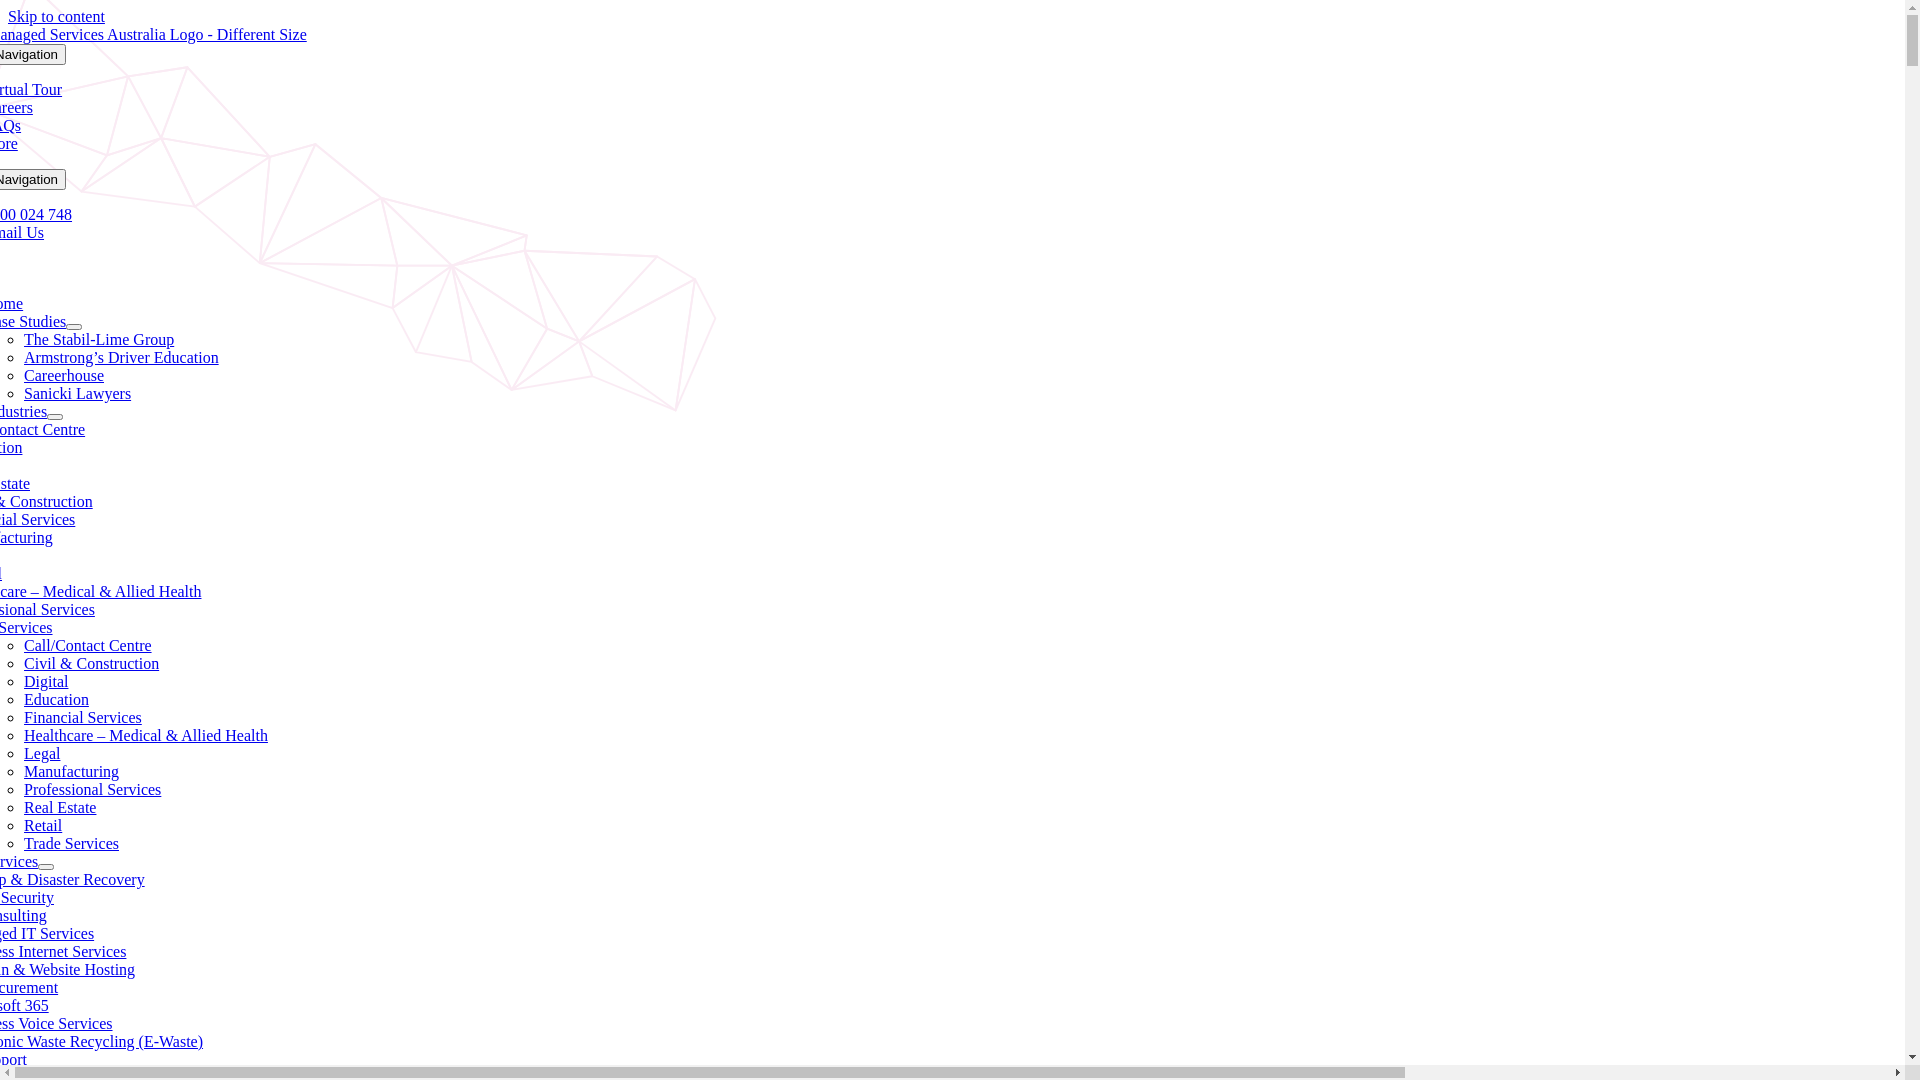  What do you see at coordinates (43, 825) in the screenshot?
I see `'Retail'` at bounding box center [43, 825].